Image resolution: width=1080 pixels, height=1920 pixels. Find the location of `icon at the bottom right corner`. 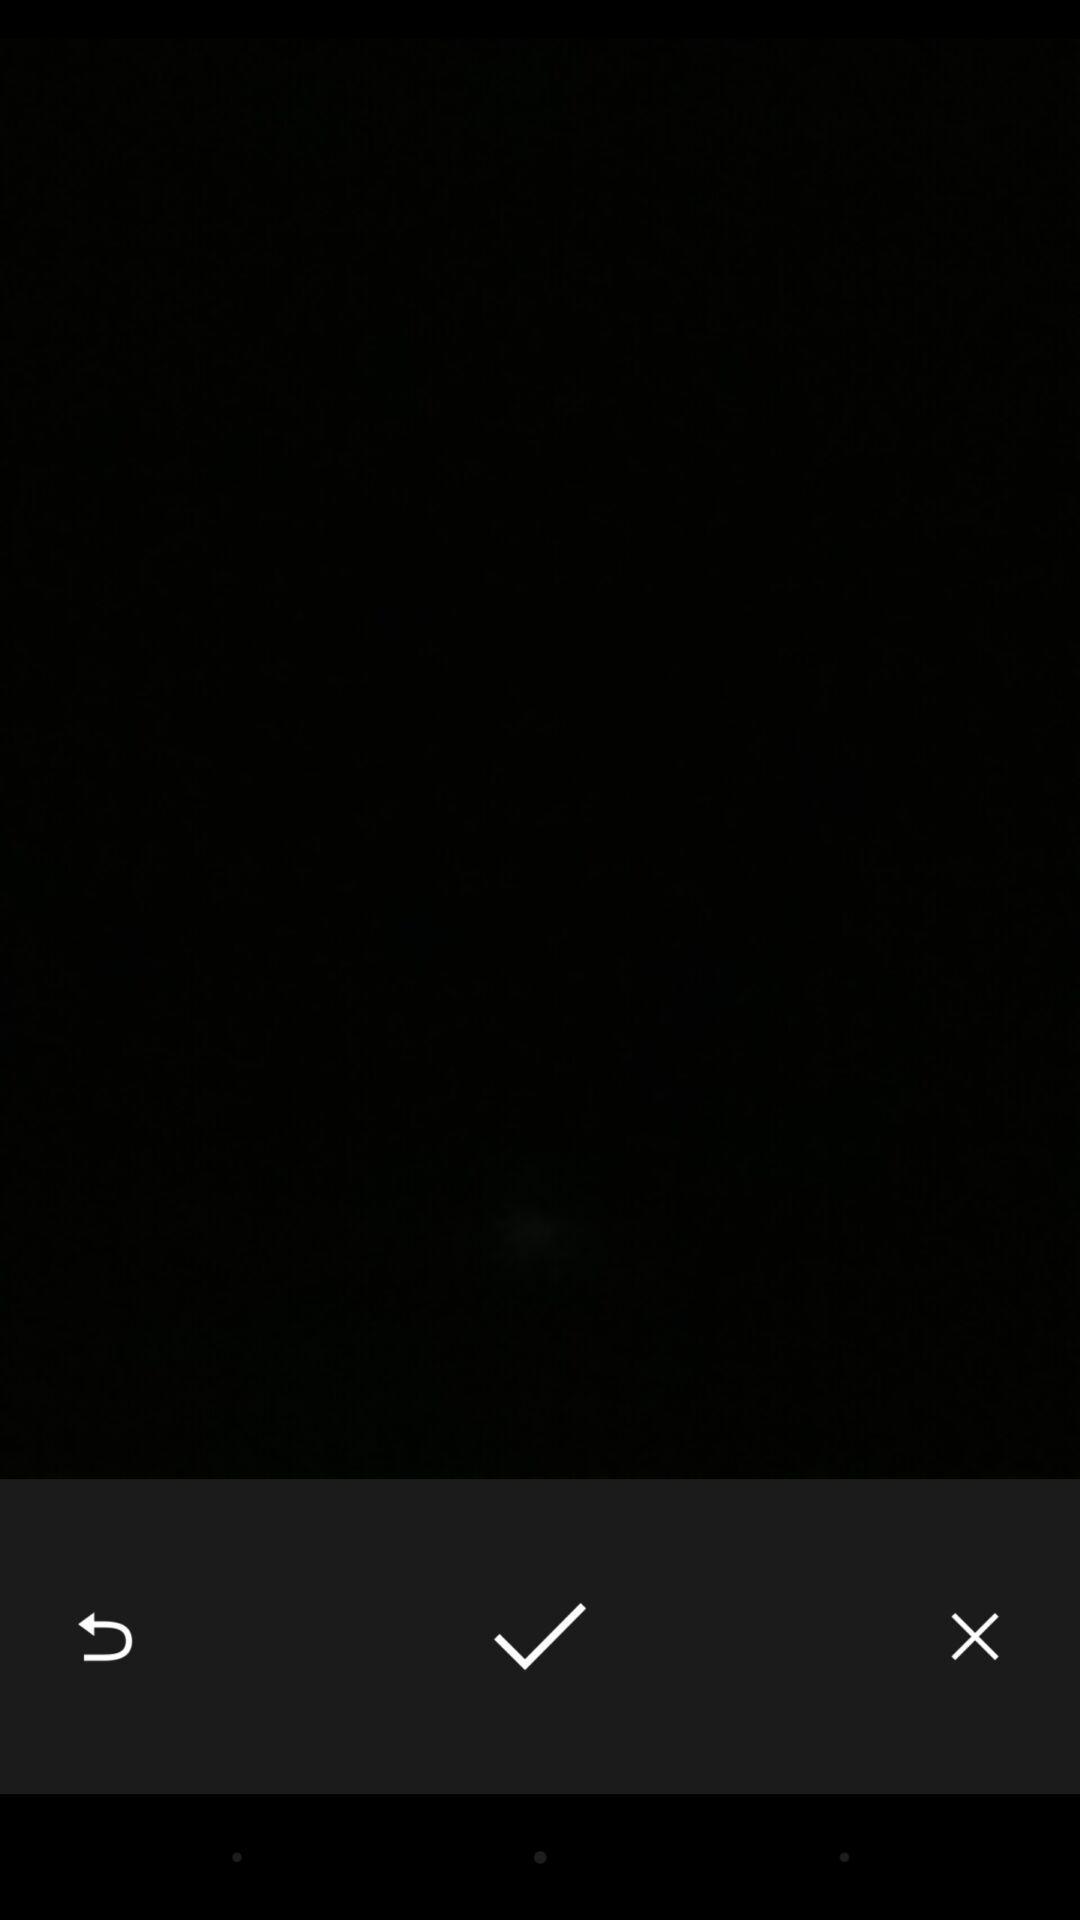

icon at the bottom right corner is located at coordinates (974, 1636).